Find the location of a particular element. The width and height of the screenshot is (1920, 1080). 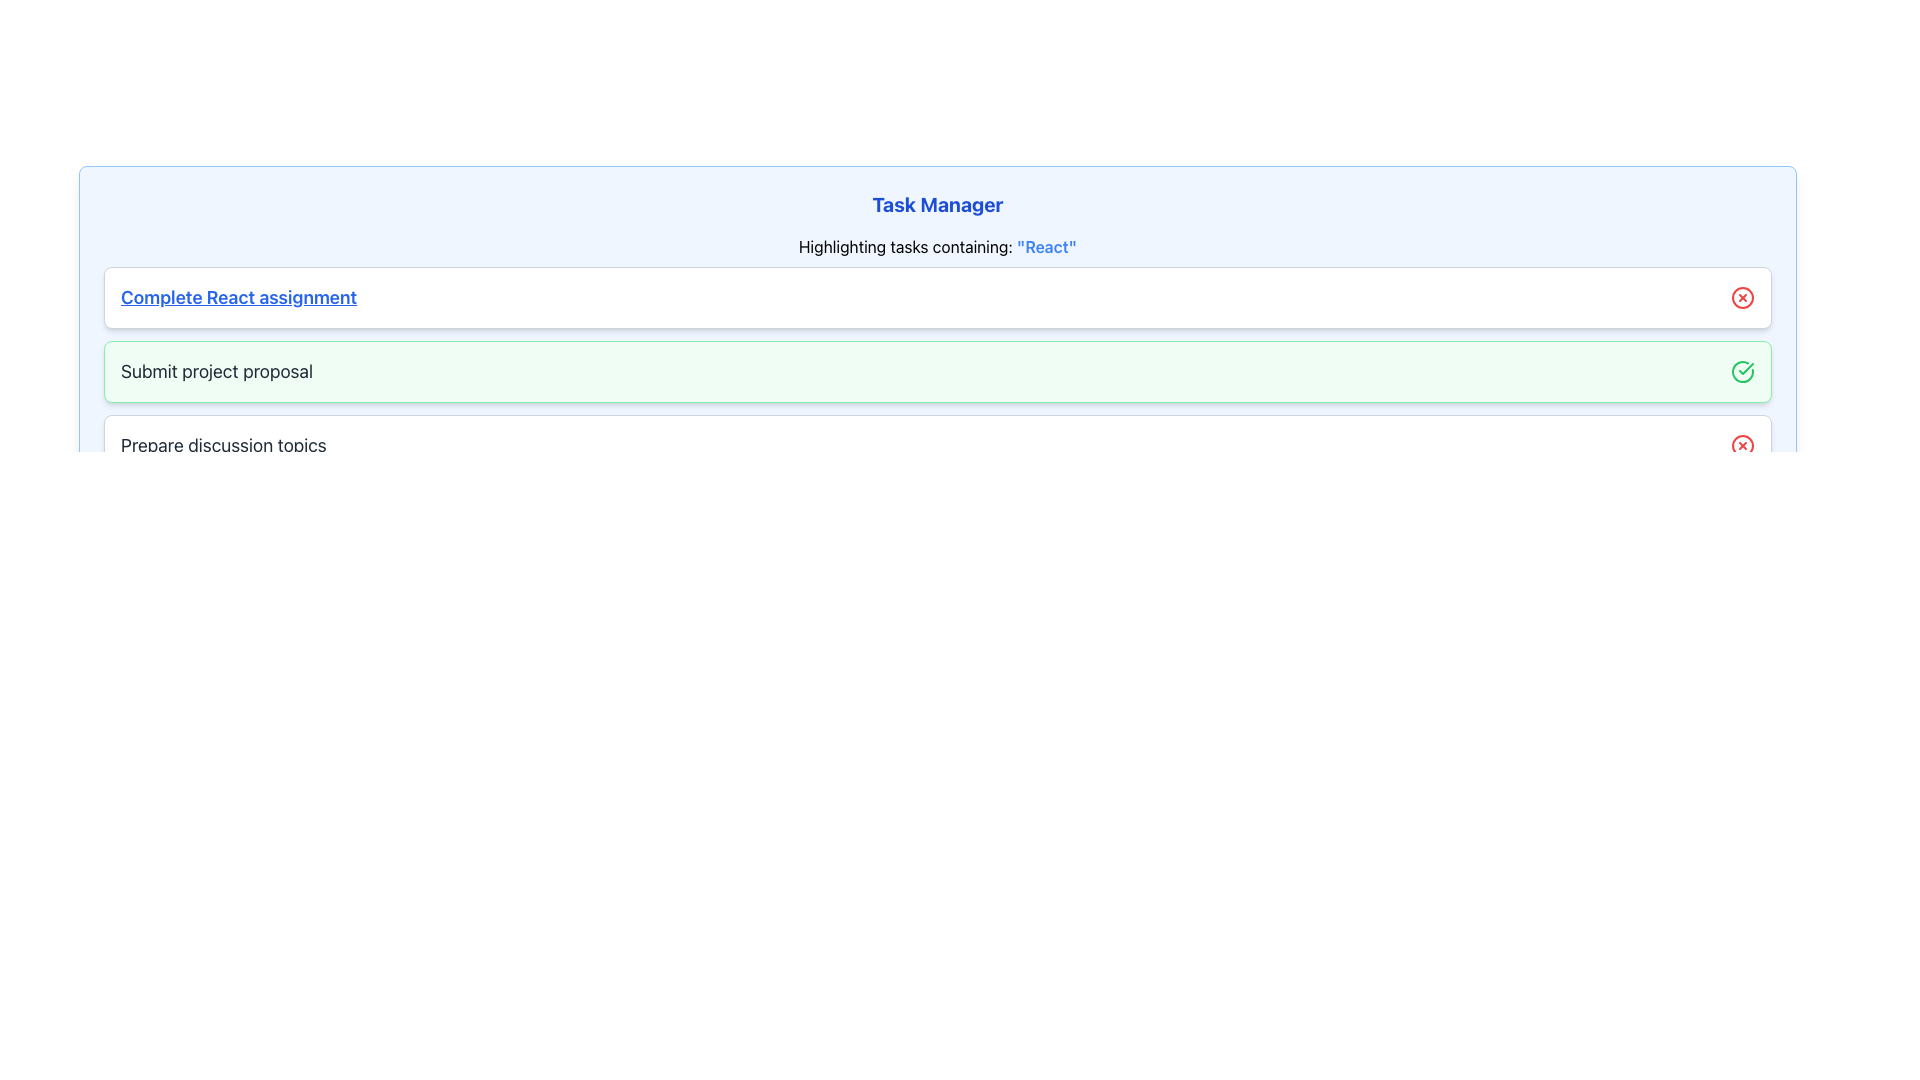

the red circular button with a white cross symbol inside it, located in the top-right corner of the 'Complete React assignment' box is located at coordinates (1741, 297).